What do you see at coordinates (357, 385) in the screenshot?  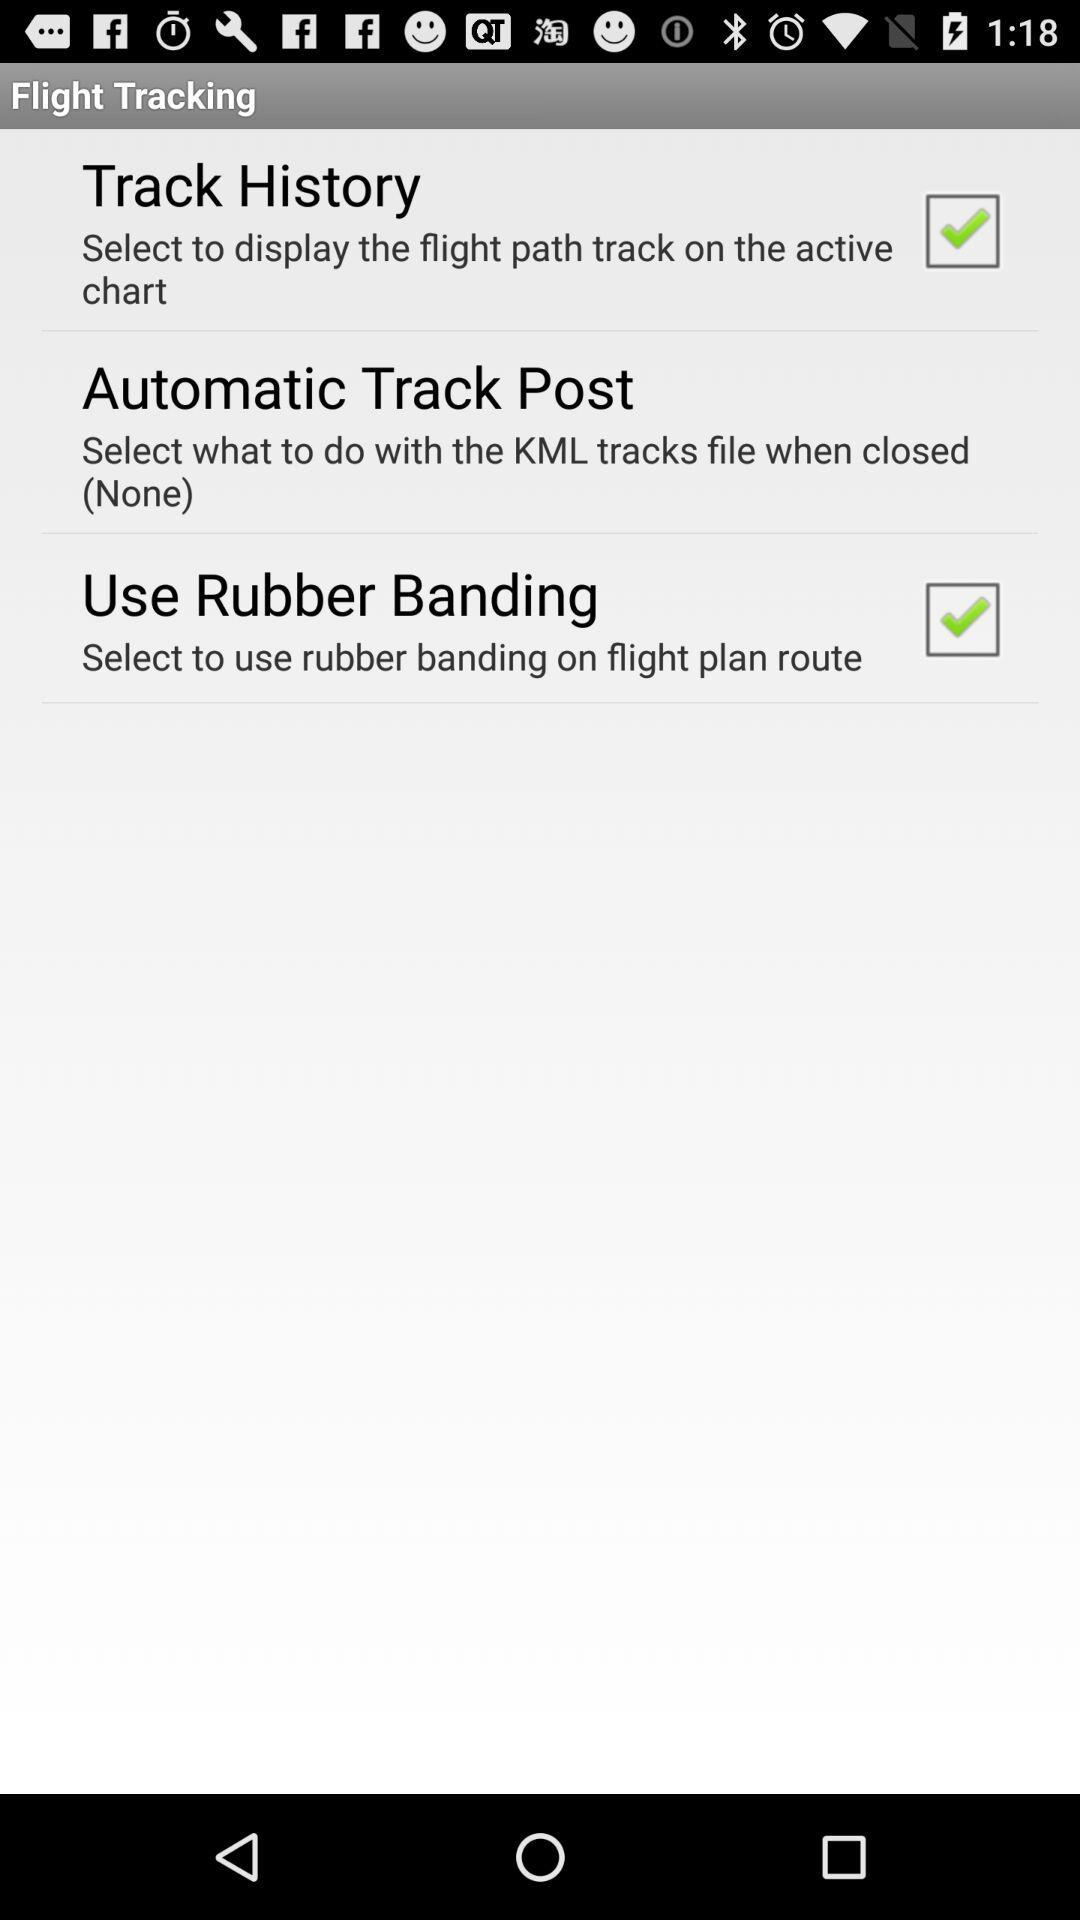 I see `the item below select to display` at bounding box center [357, 385].